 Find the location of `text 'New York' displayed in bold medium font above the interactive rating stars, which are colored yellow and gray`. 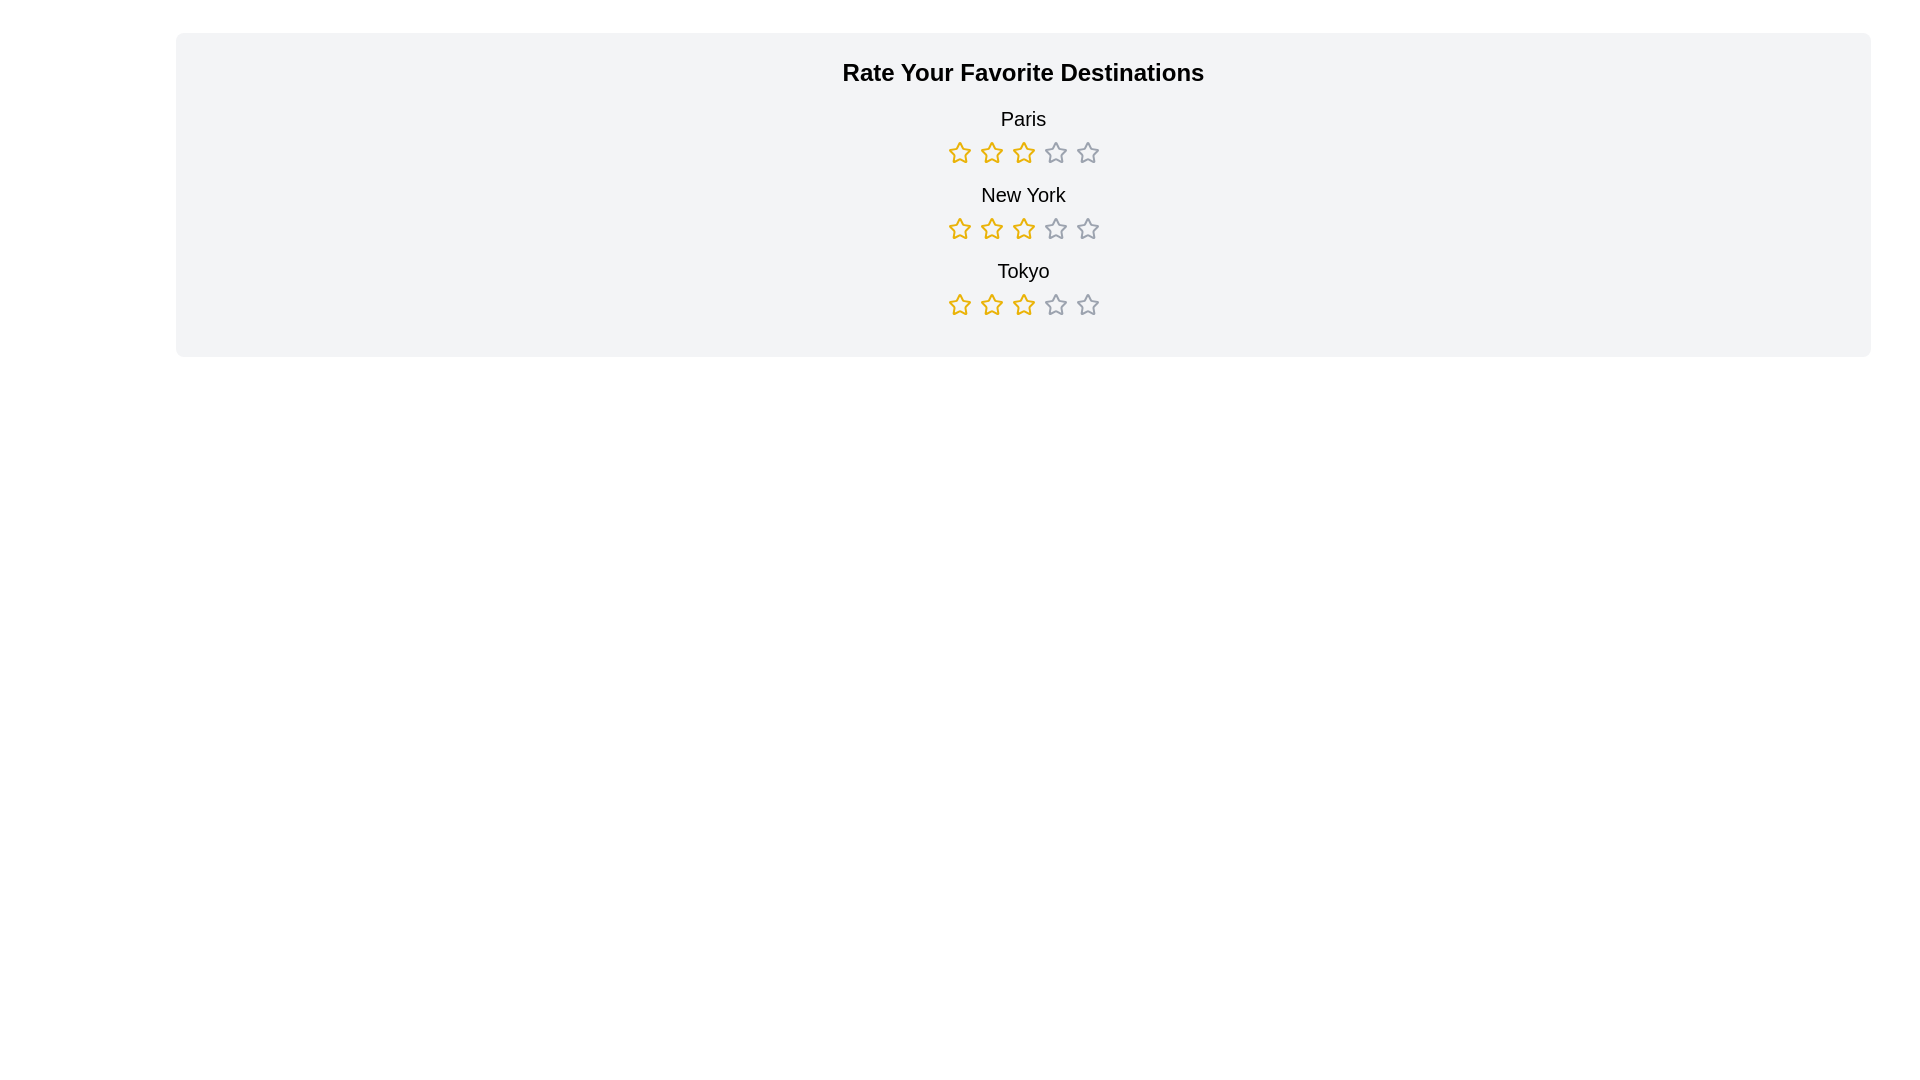

text 'New York' displayed in bold medium font above the interactive rating stars, which are colored yellow and gray is located at coordinates (1023, 211).